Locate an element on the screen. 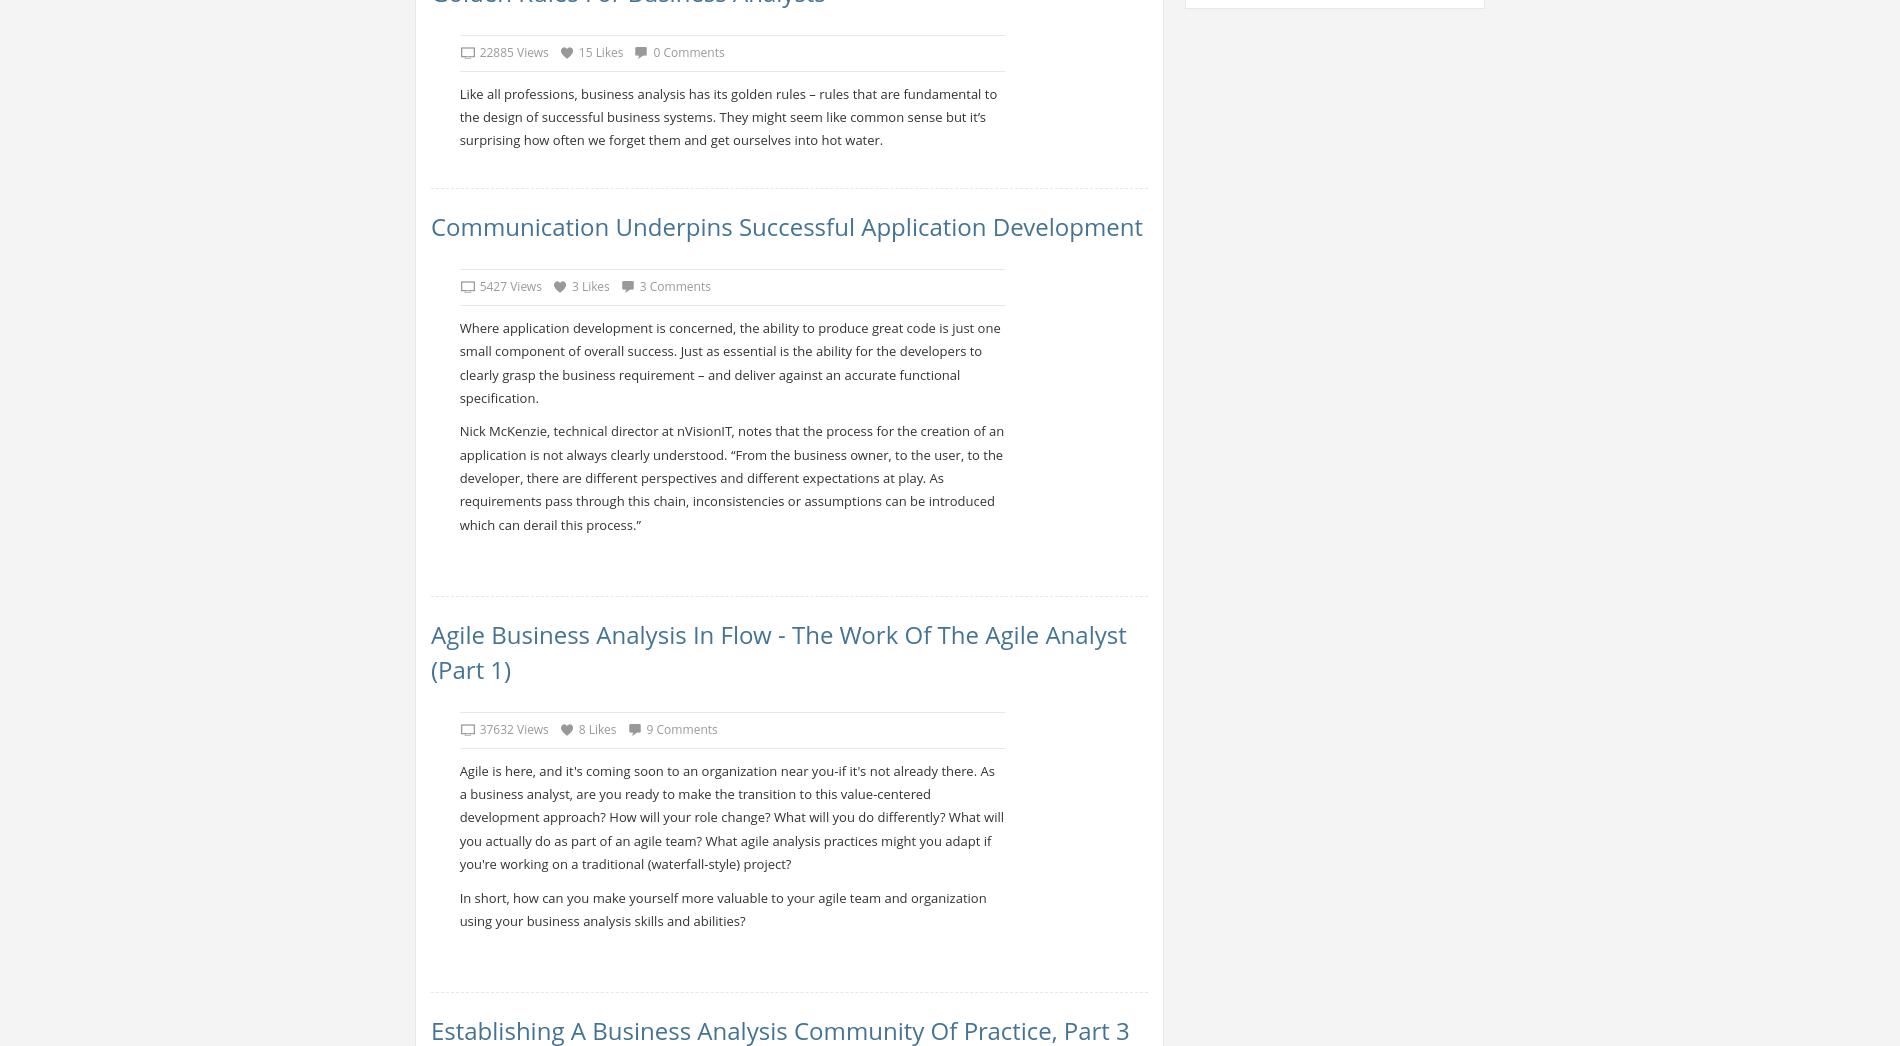 The height and width of the screenshot is (1046, 1900). 'Agile Business Analysis in Flow - The Work of the Agile Analyst (Part 1)' is located at coordinates (777, 650).